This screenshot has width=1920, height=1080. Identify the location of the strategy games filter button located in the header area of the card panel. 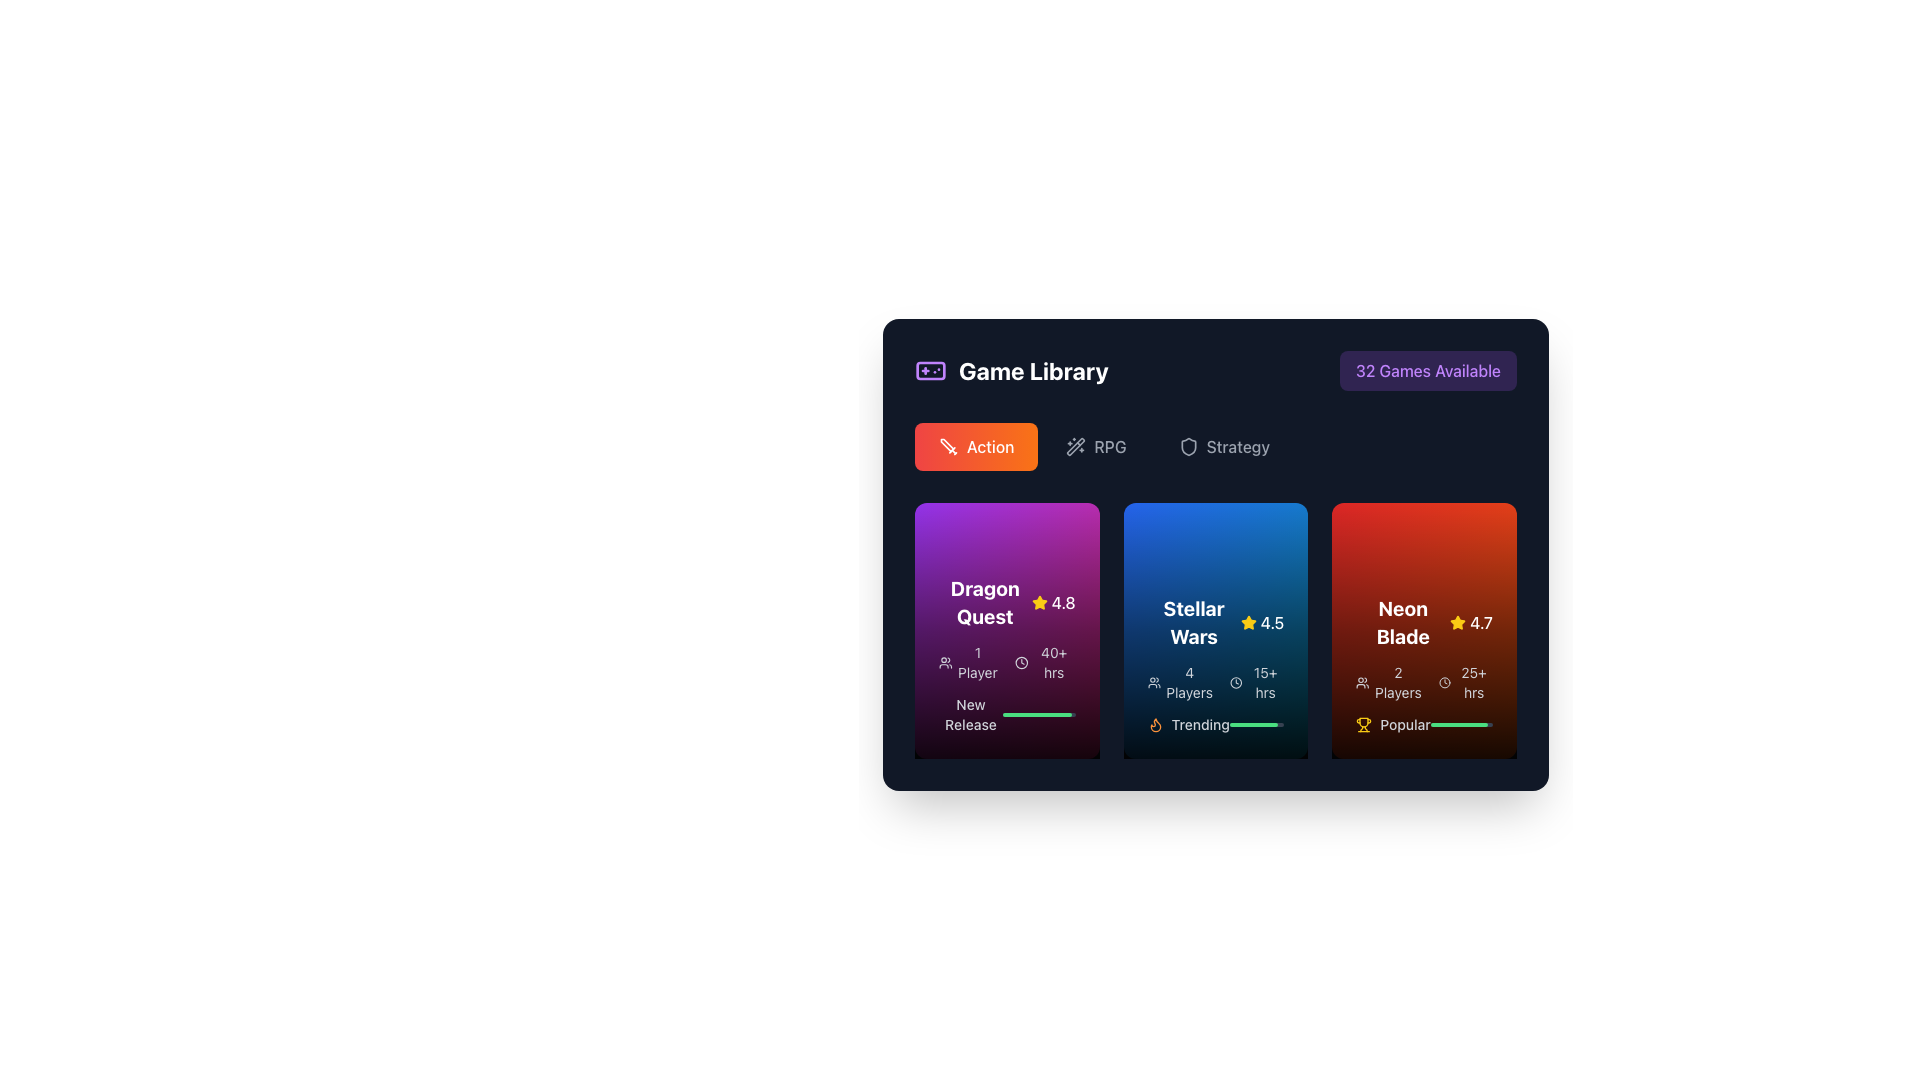
(1223, 446).